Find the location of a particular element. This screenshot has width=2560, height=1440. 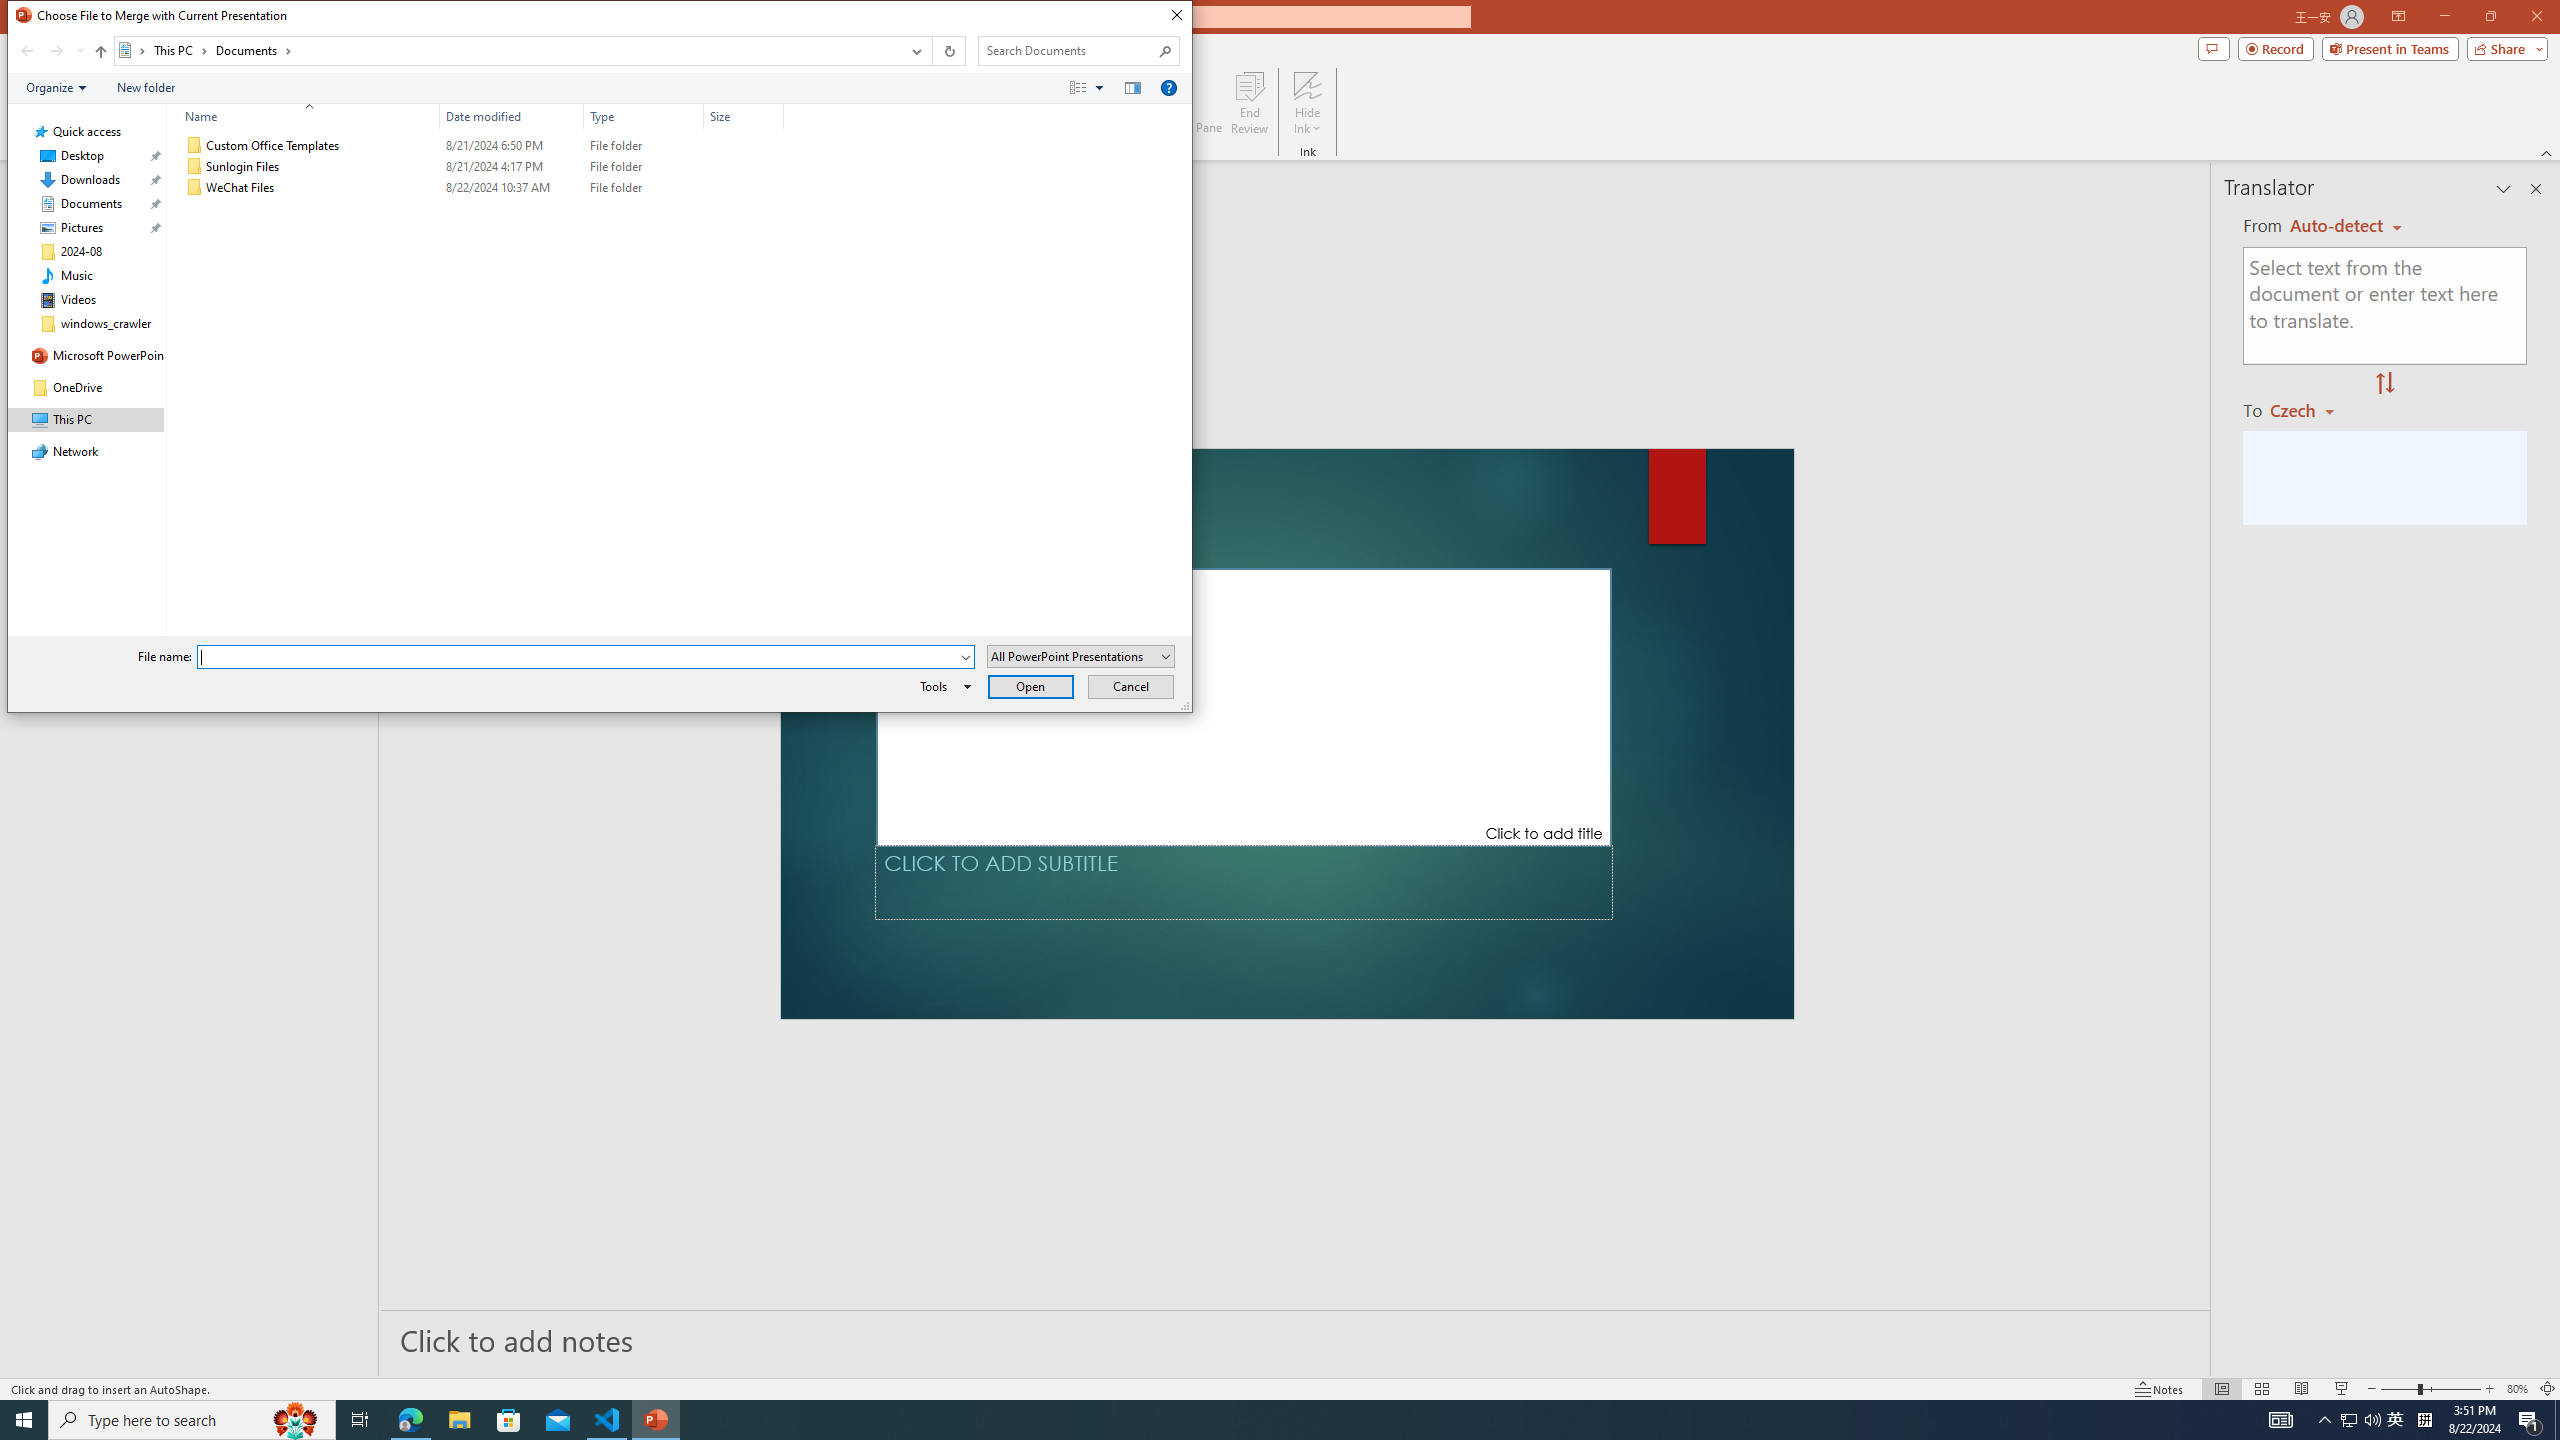

'Up to "This PC" (Alt + Up Arrow)' is located at coordinates (101, 50).